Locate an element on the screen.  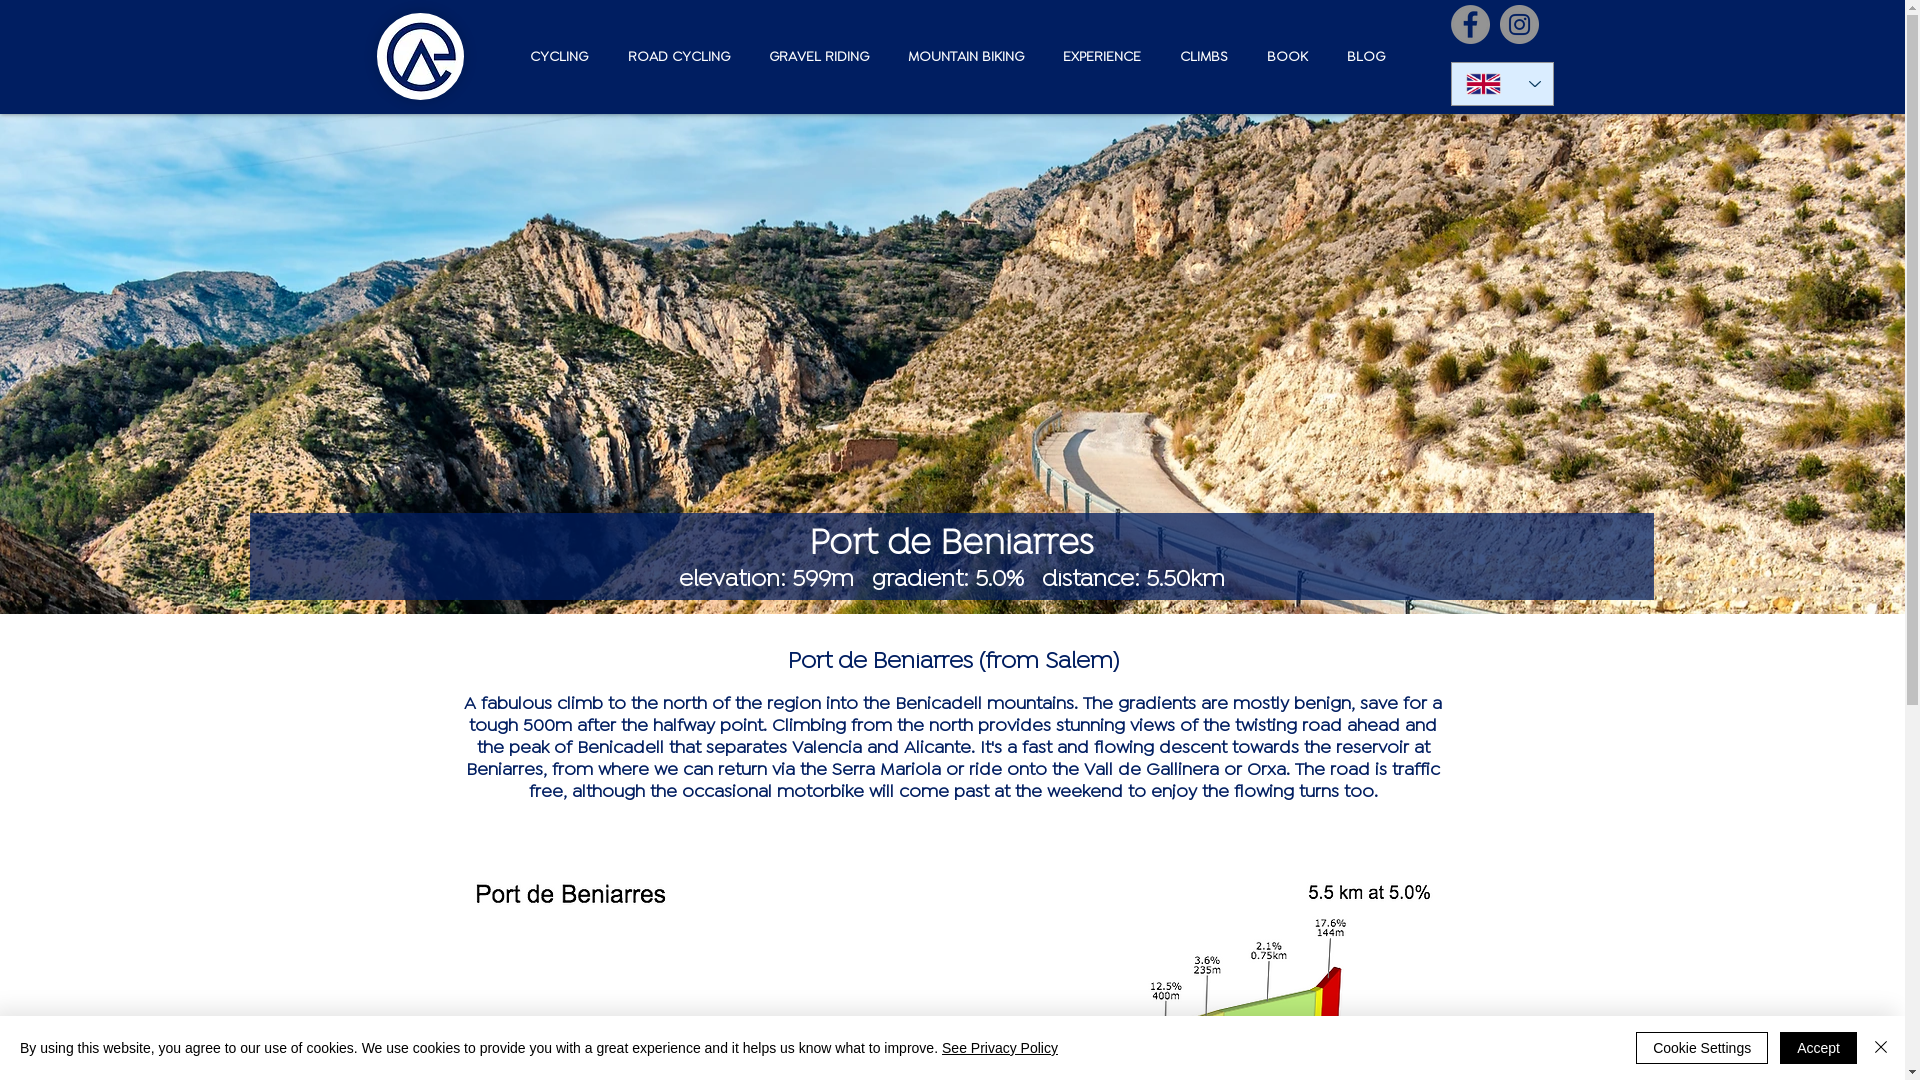
'CLIMBS' is located at coordinates (1199, 56).